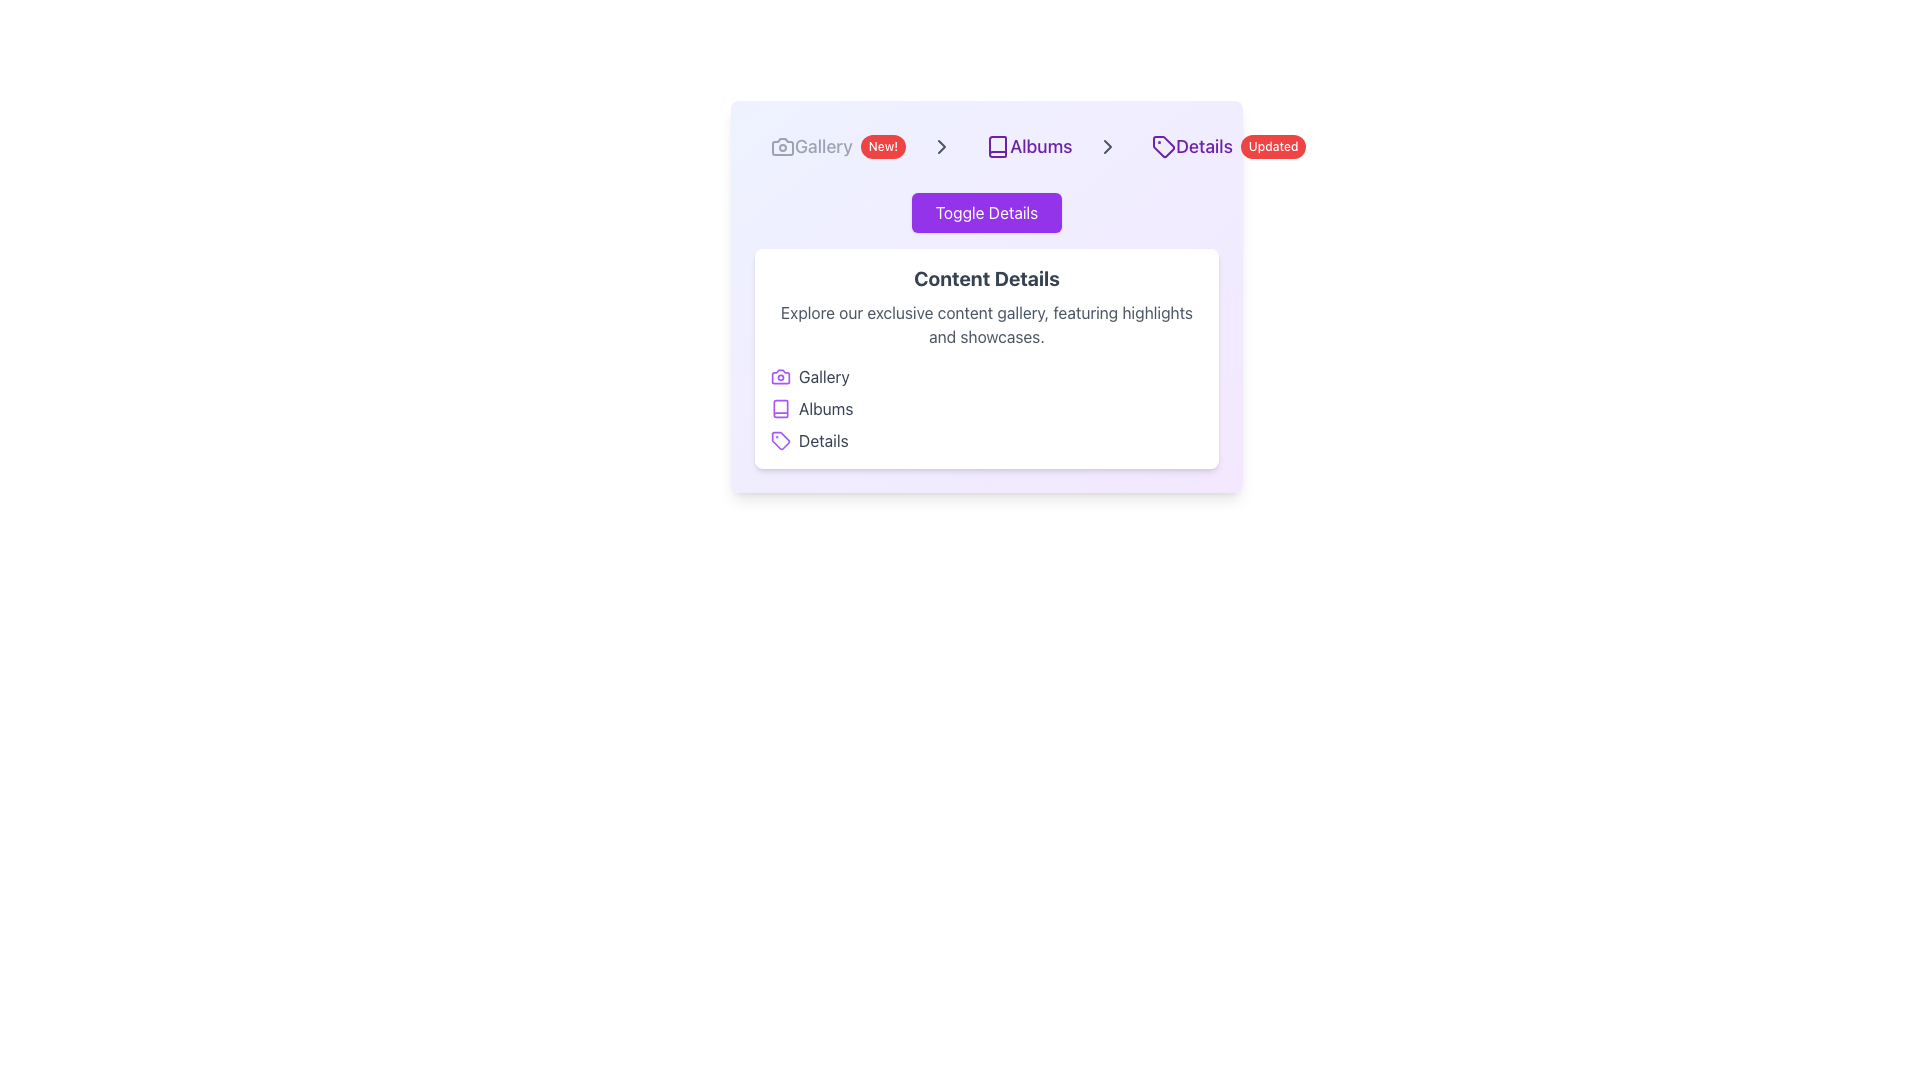  Describe the element at coordinates (987, 330) in the screenshot. I see `the interactive sub-elements within the detail display panel located below the 'Toggle Details' button` at that location.